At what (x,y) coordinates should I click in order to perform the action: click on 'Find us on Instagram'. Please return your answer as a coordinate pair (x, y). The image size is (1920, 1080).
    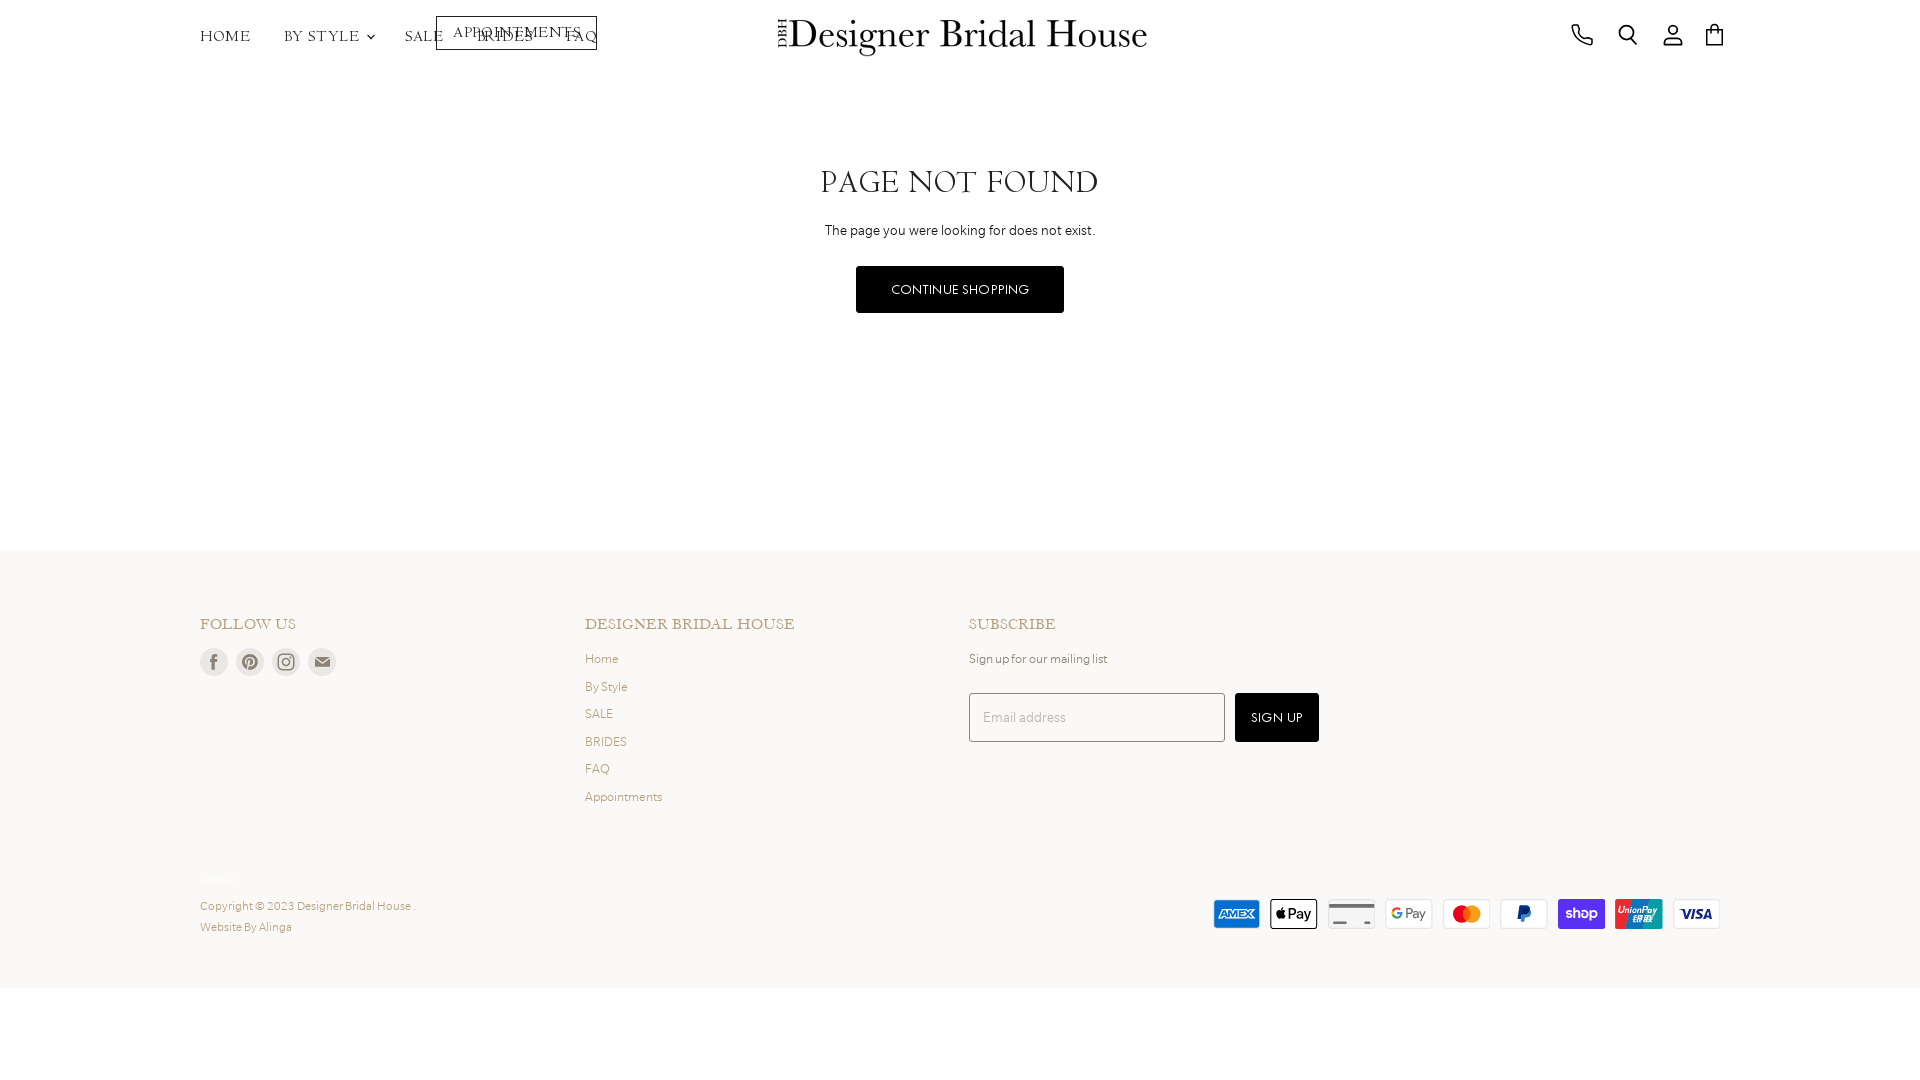
    Looking at the image, I should click on (285, 662).